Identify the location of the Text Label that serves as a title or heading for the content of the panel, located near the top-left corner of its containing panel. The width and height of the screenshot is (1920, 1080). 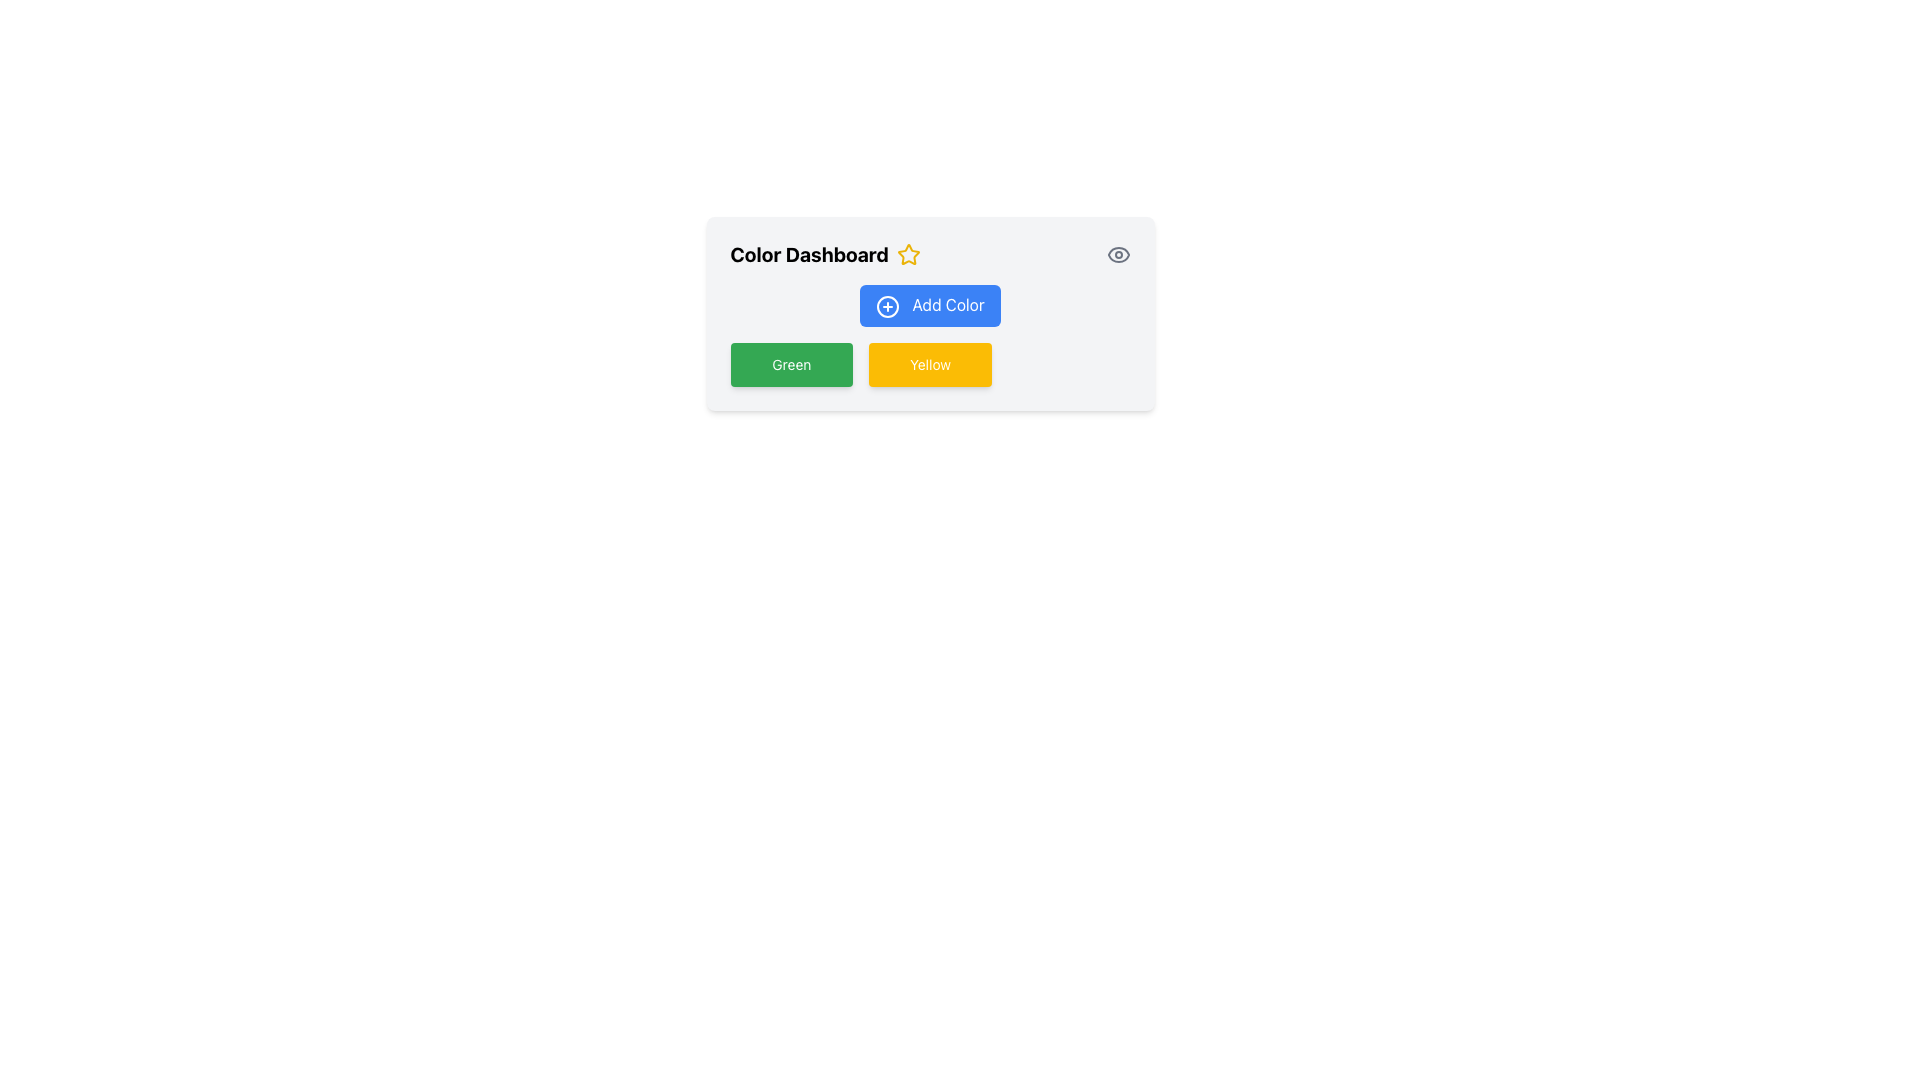
(825, 253).